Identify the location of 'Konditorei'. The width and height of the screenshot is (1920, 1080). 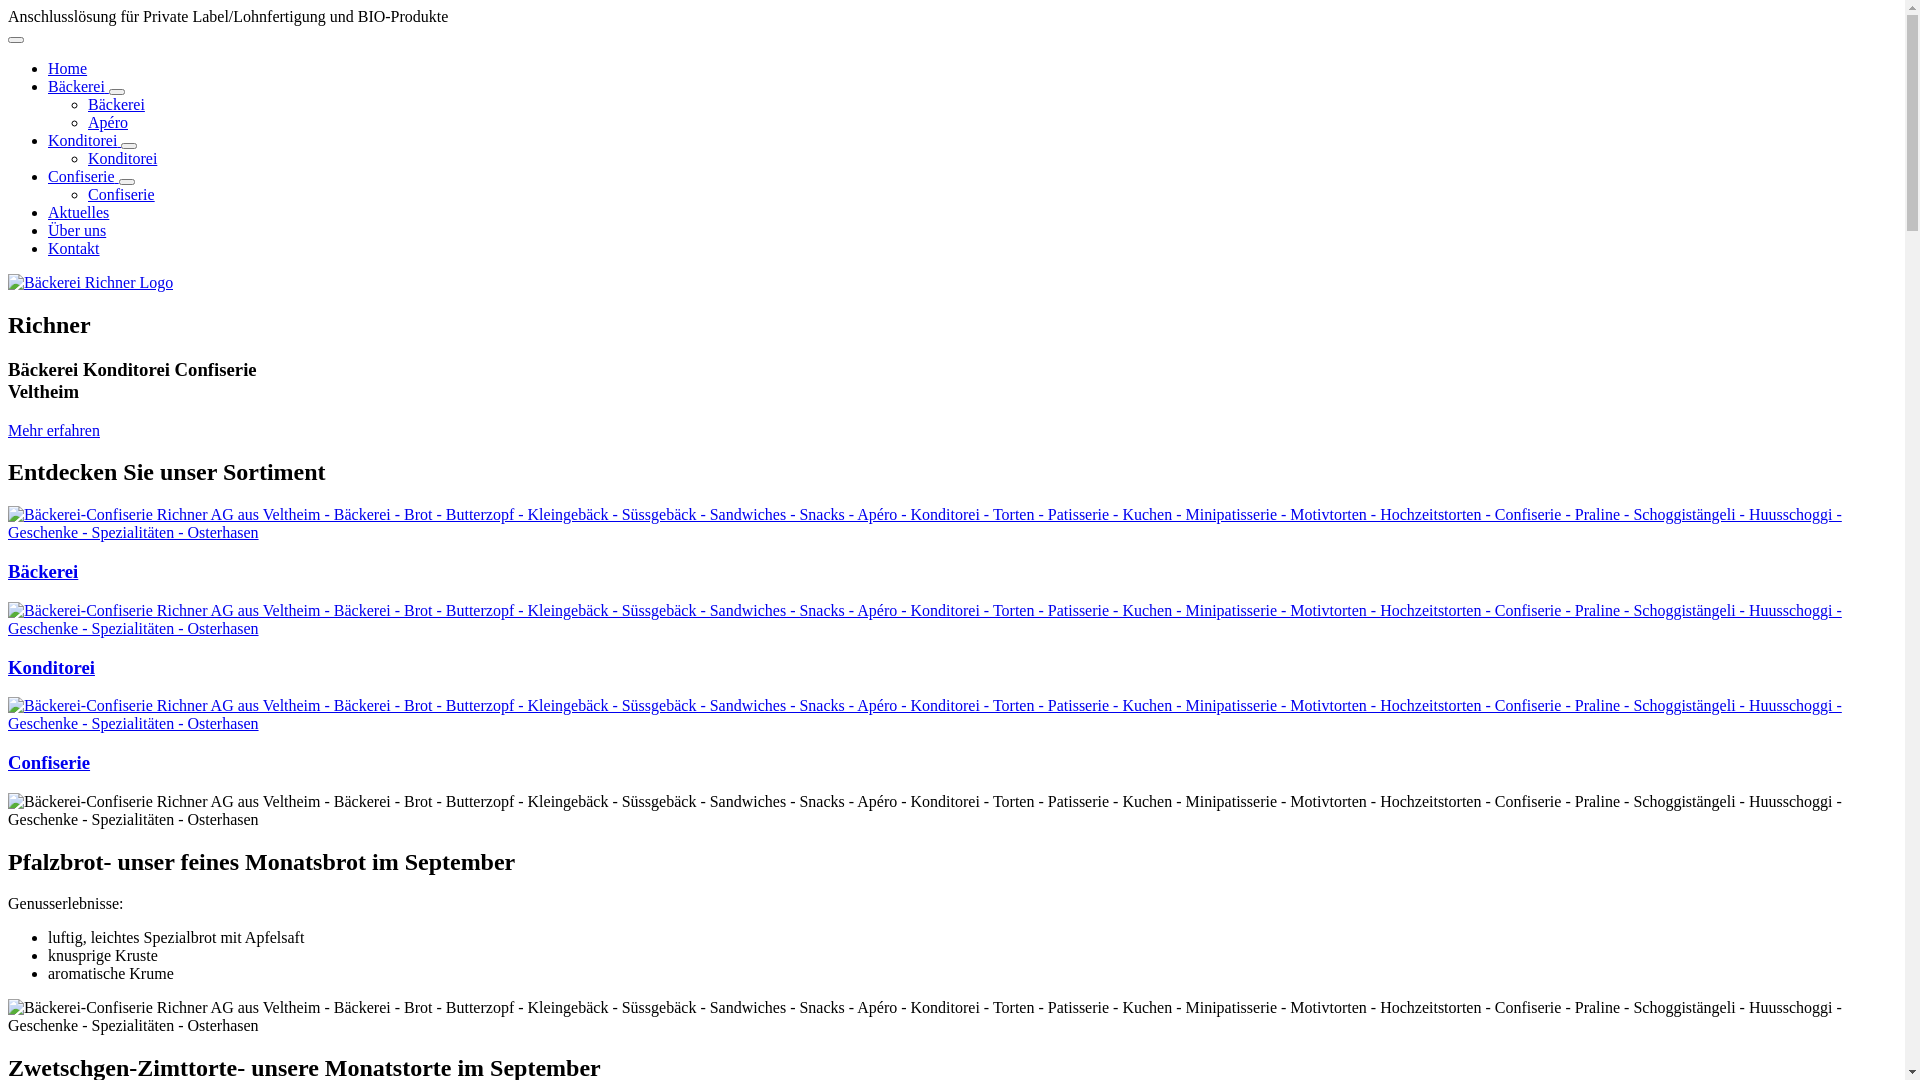
(121, 157).